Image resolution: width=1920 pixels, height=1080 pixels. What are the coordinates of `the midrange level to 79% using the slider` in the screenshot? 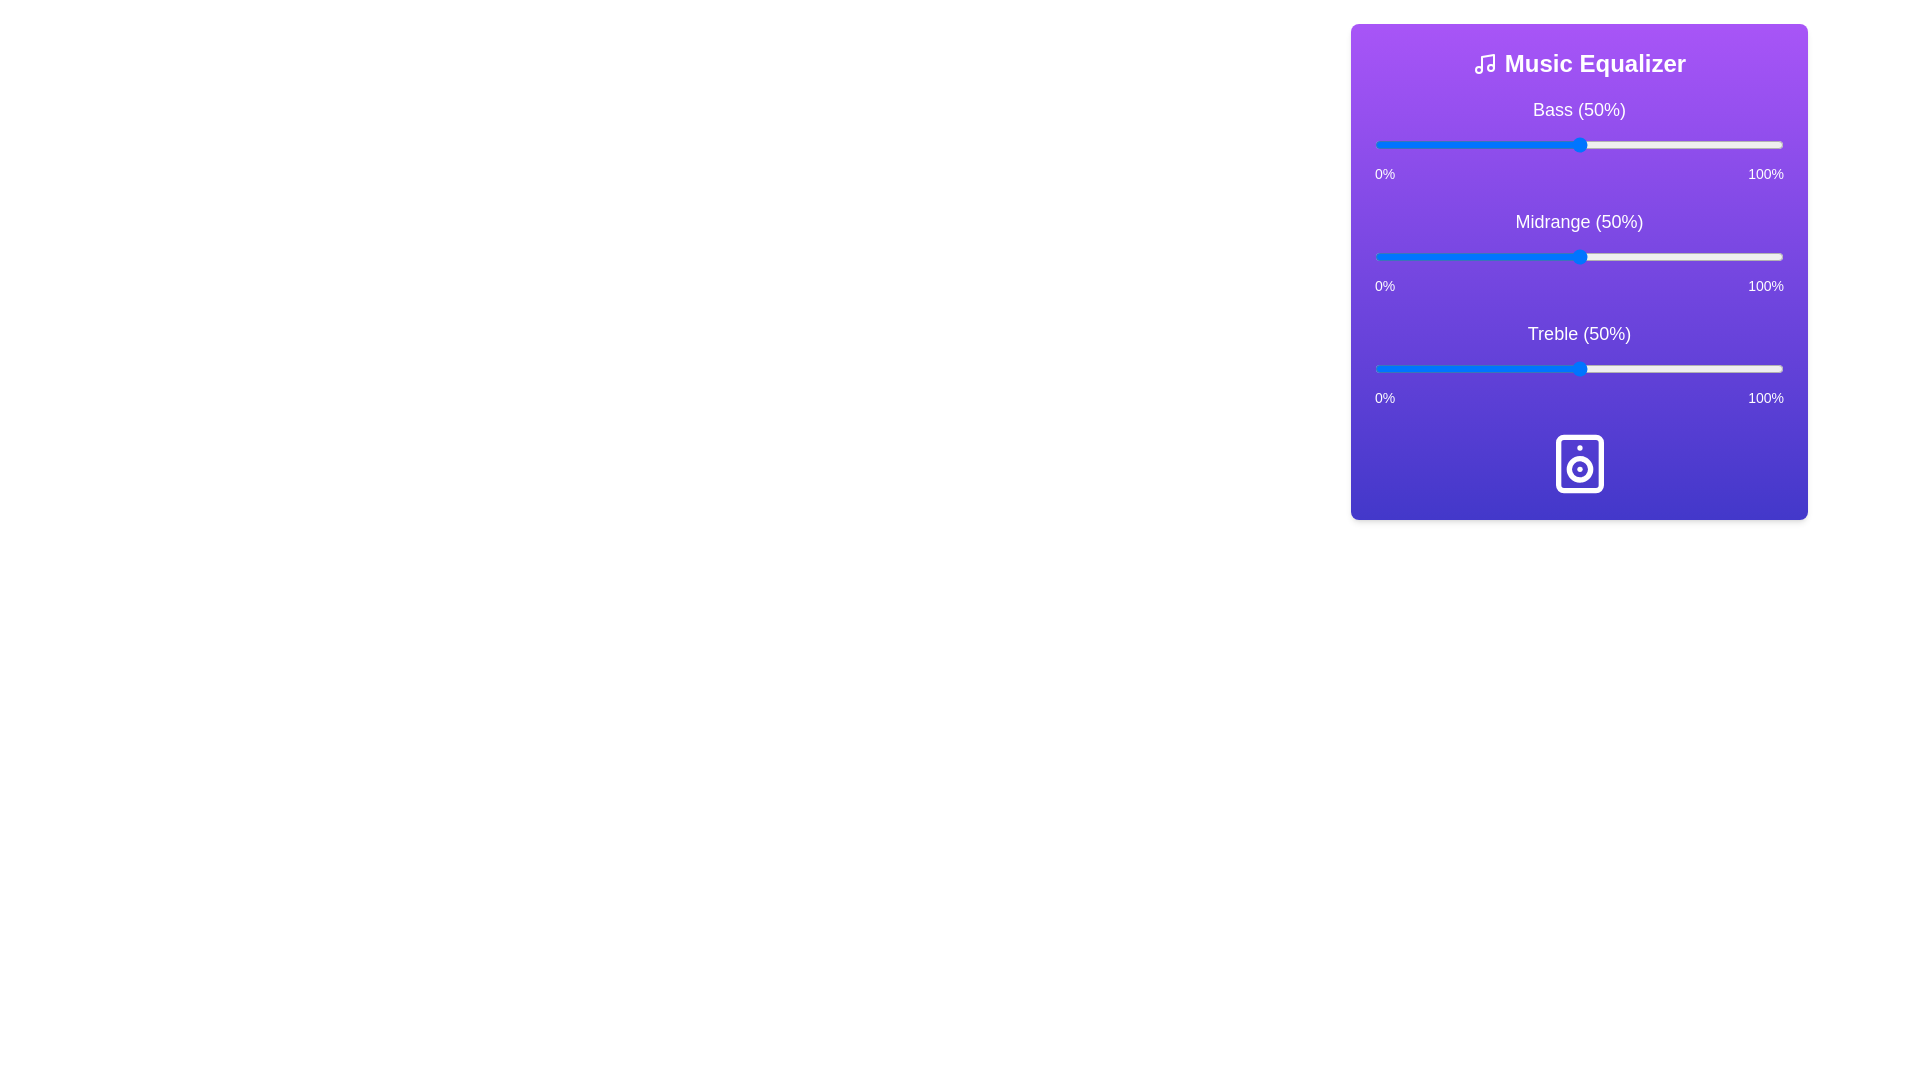 It's located at (1697, 256).